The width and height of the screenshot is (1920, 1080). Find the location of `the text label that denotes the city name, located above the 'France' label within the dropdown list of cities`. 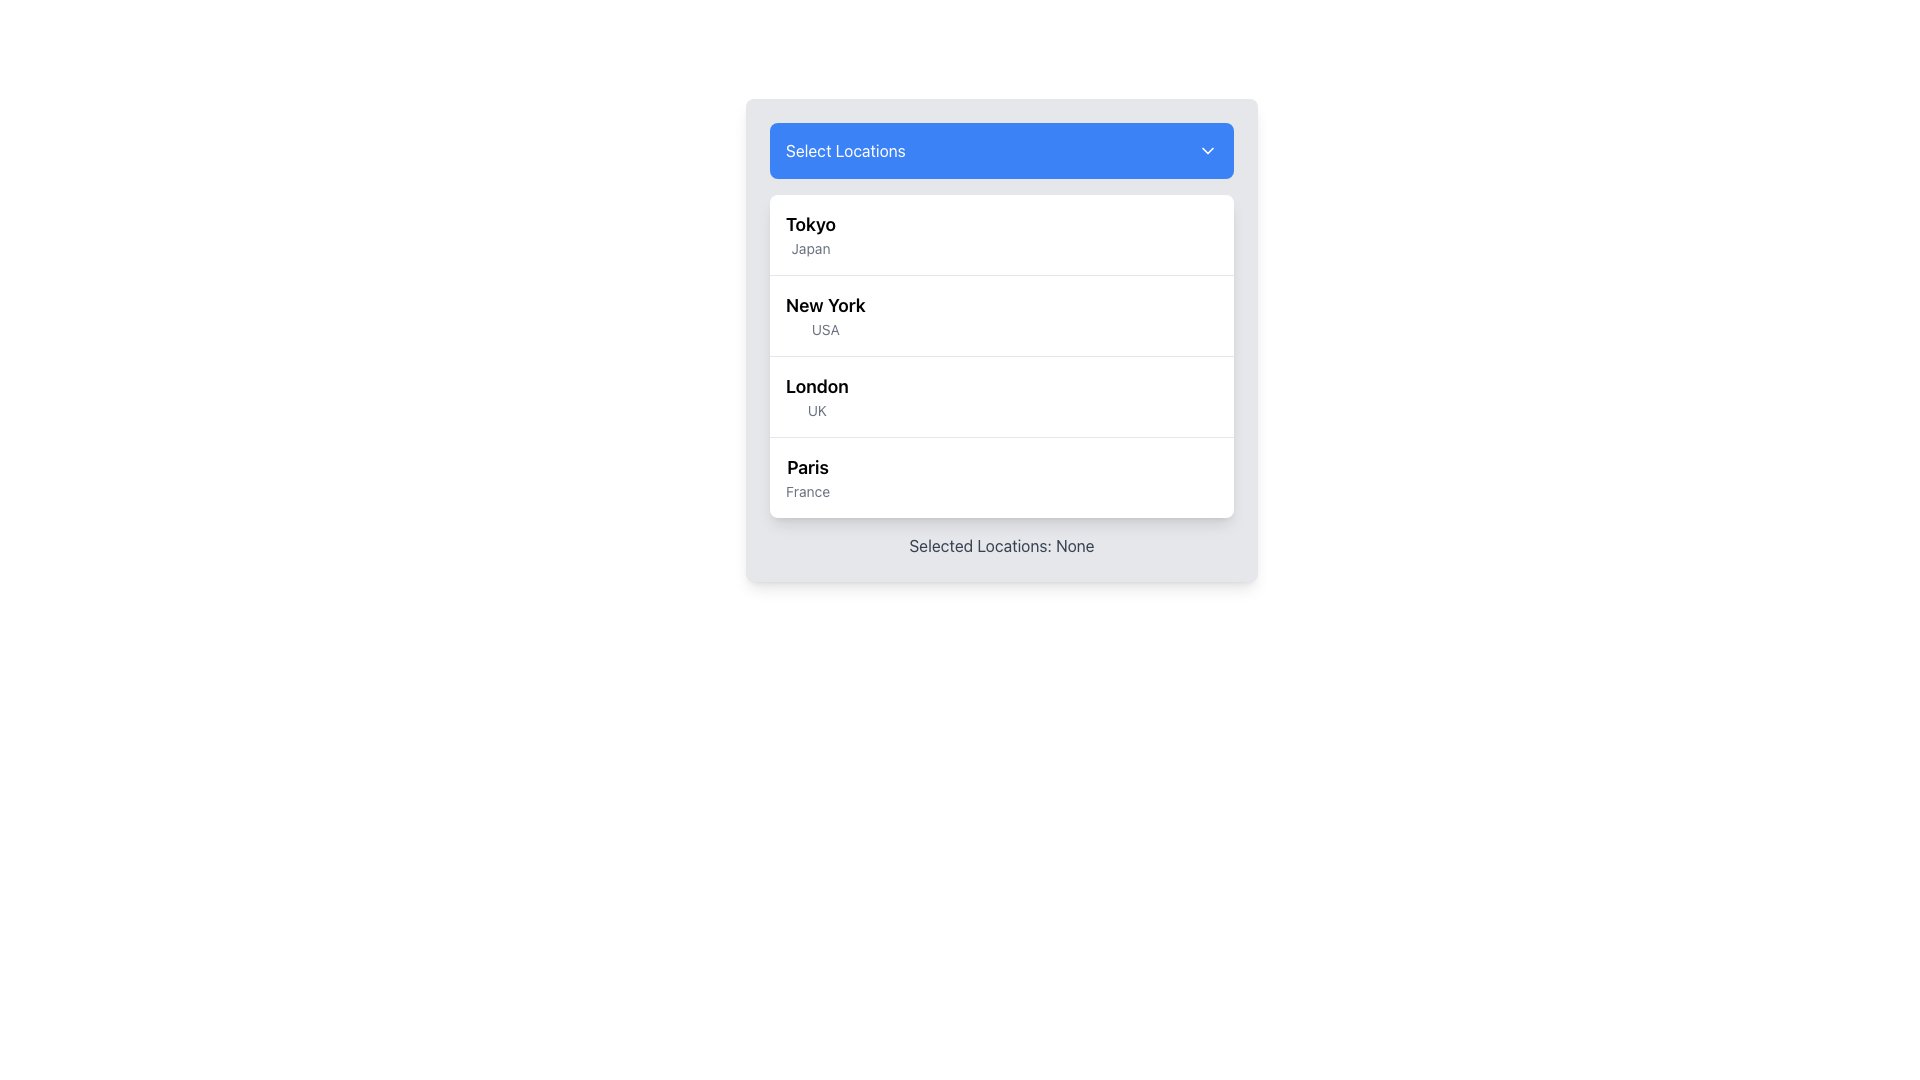

the text label that denotes the city name, located above the 'France' label within the dropdown list of cities is located at coordinates (808, 467).